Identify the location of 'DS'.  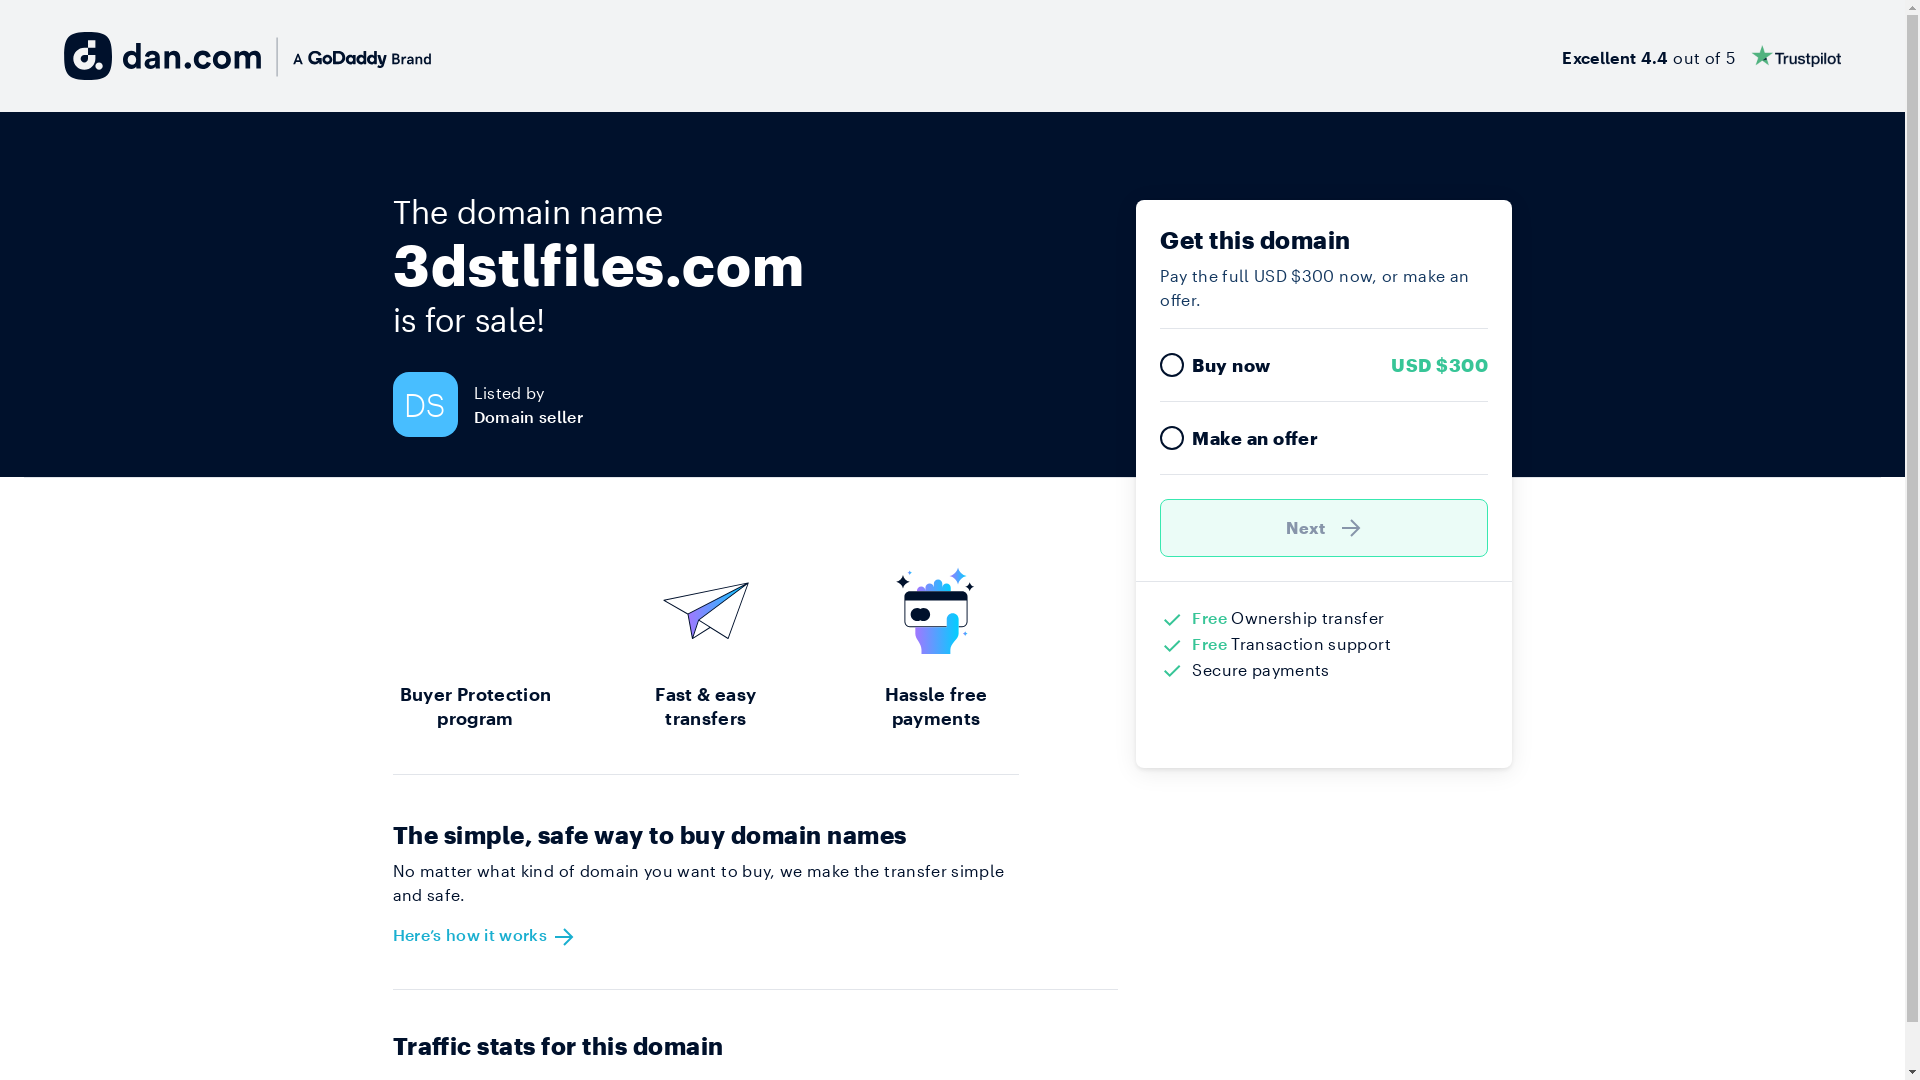
(392, 404).